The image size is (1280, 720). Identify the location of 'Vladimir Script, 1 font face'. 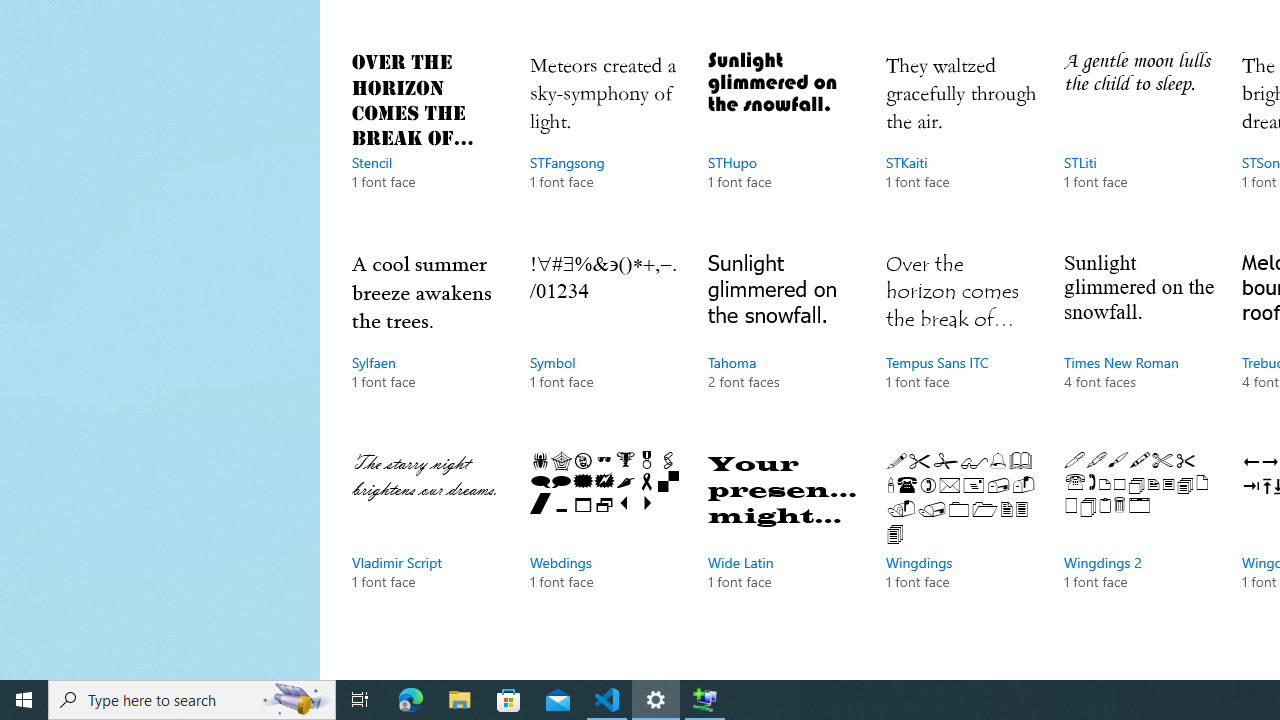
(425, 540).